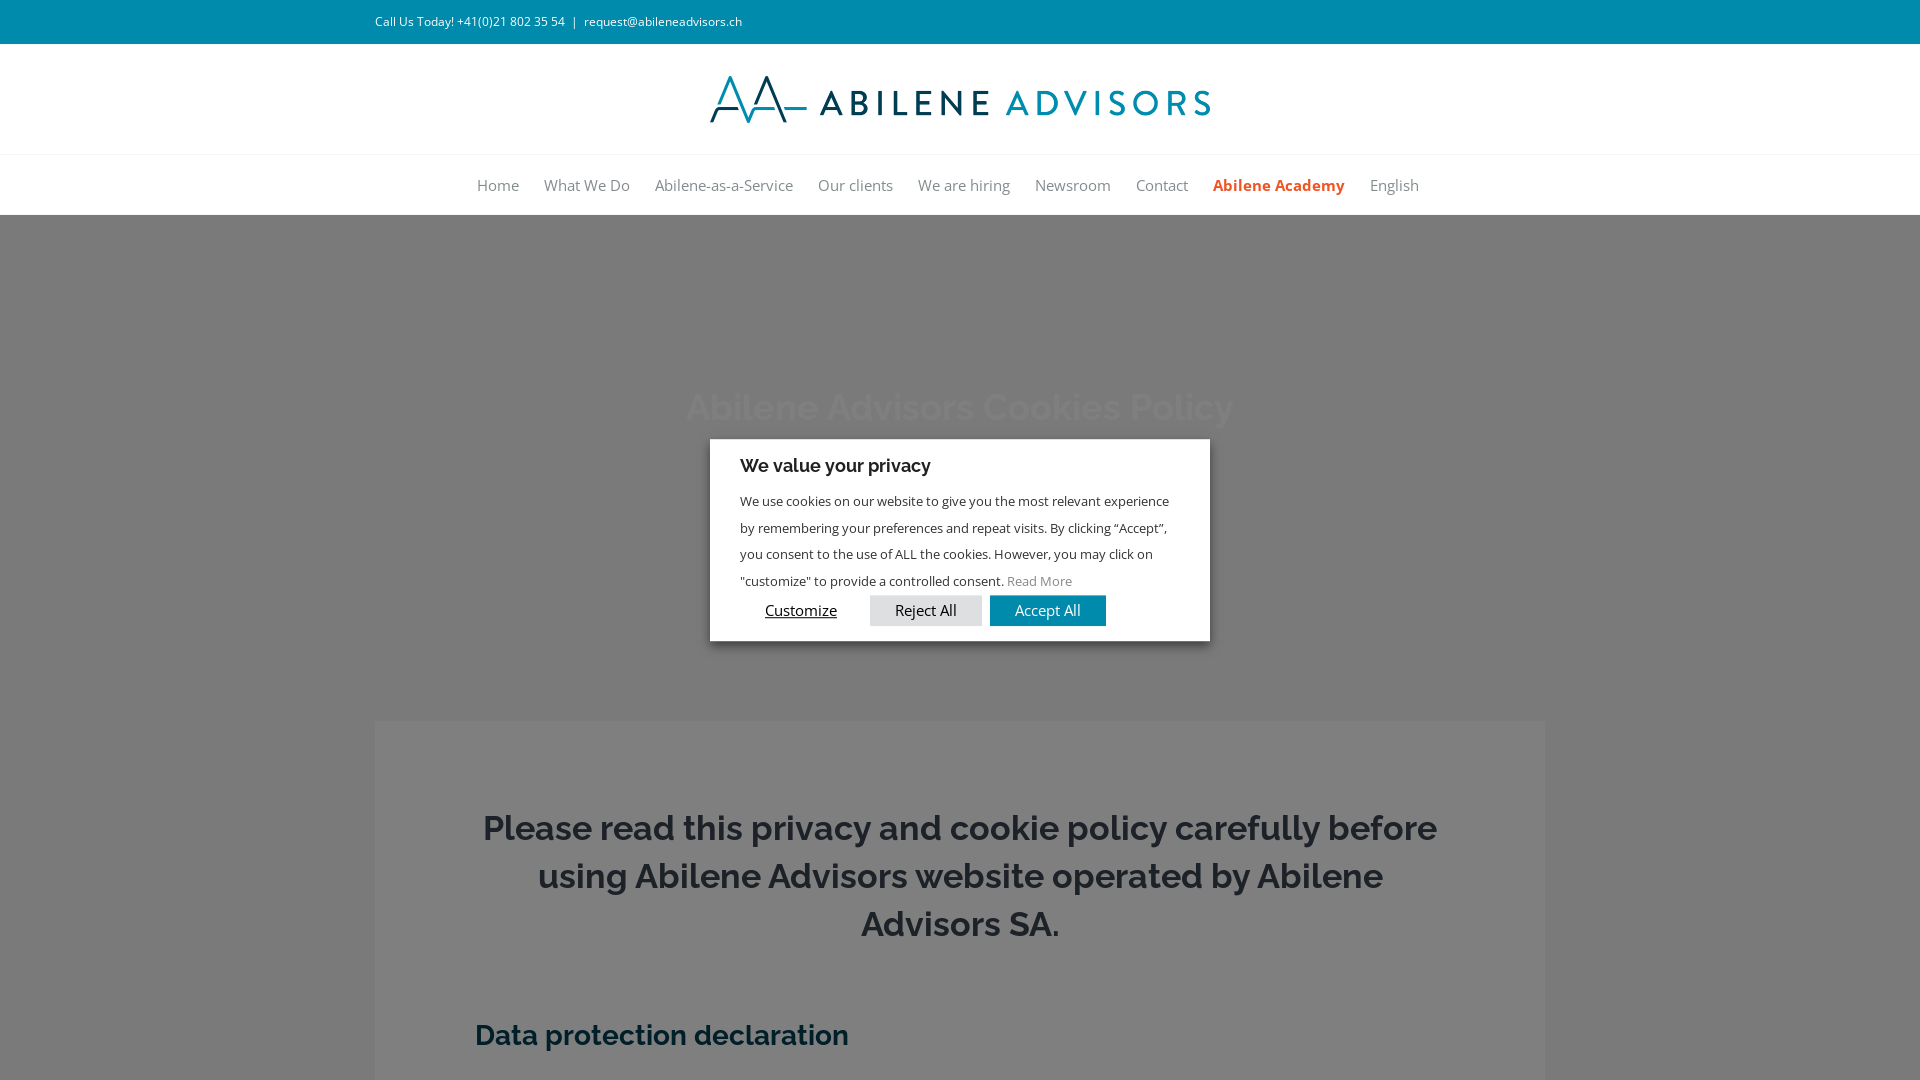 This screenshot has width=1920, height=1080. What do you see at coordinates (1393, 183) in the screenshot?
I see `'English'` at bounding box center [1393, 183].